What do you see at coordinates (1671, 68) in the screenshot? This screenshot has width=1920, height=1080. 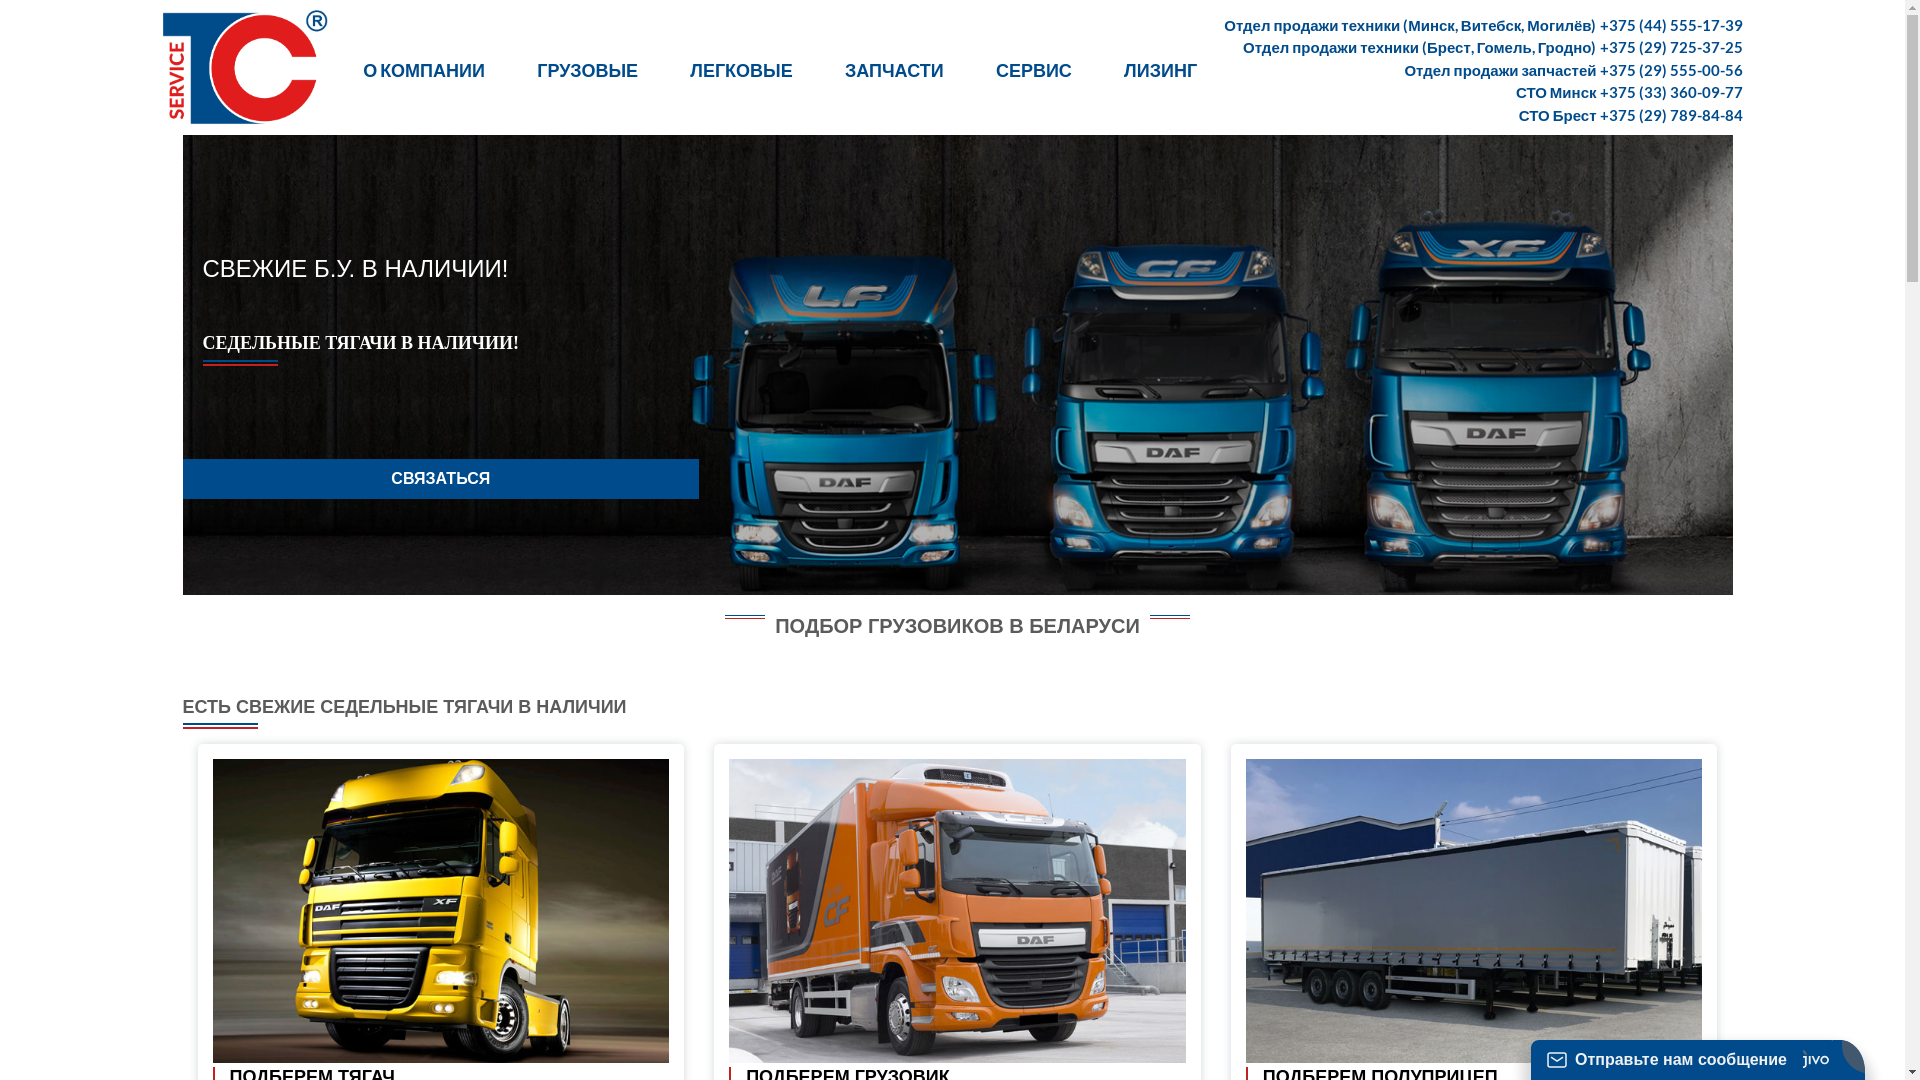 I see `'+375 (29) 555-00-56'` at bounding box center [1671, 68].